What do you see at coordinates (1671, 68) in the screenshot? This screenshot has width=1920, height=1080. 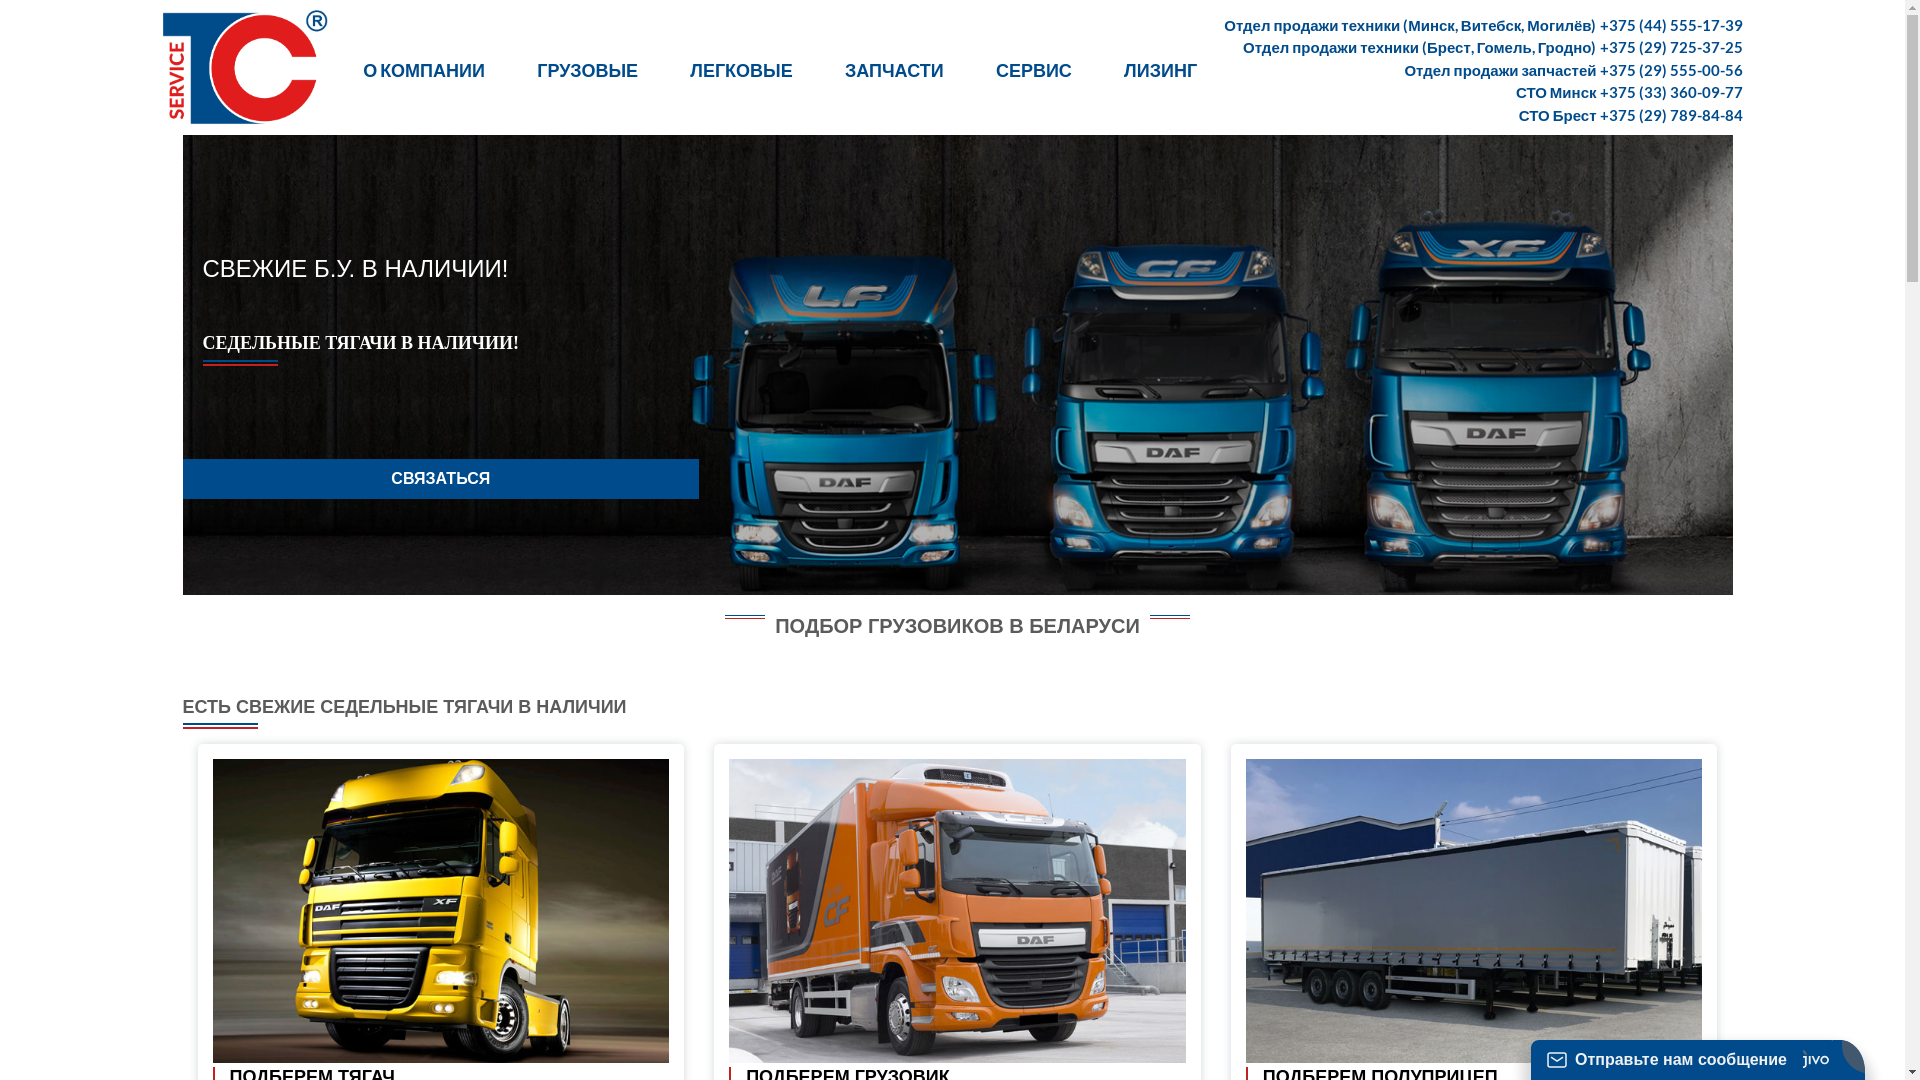 I see `'+375 (29) 555-00-56'` at bounding box center [1671, 68].